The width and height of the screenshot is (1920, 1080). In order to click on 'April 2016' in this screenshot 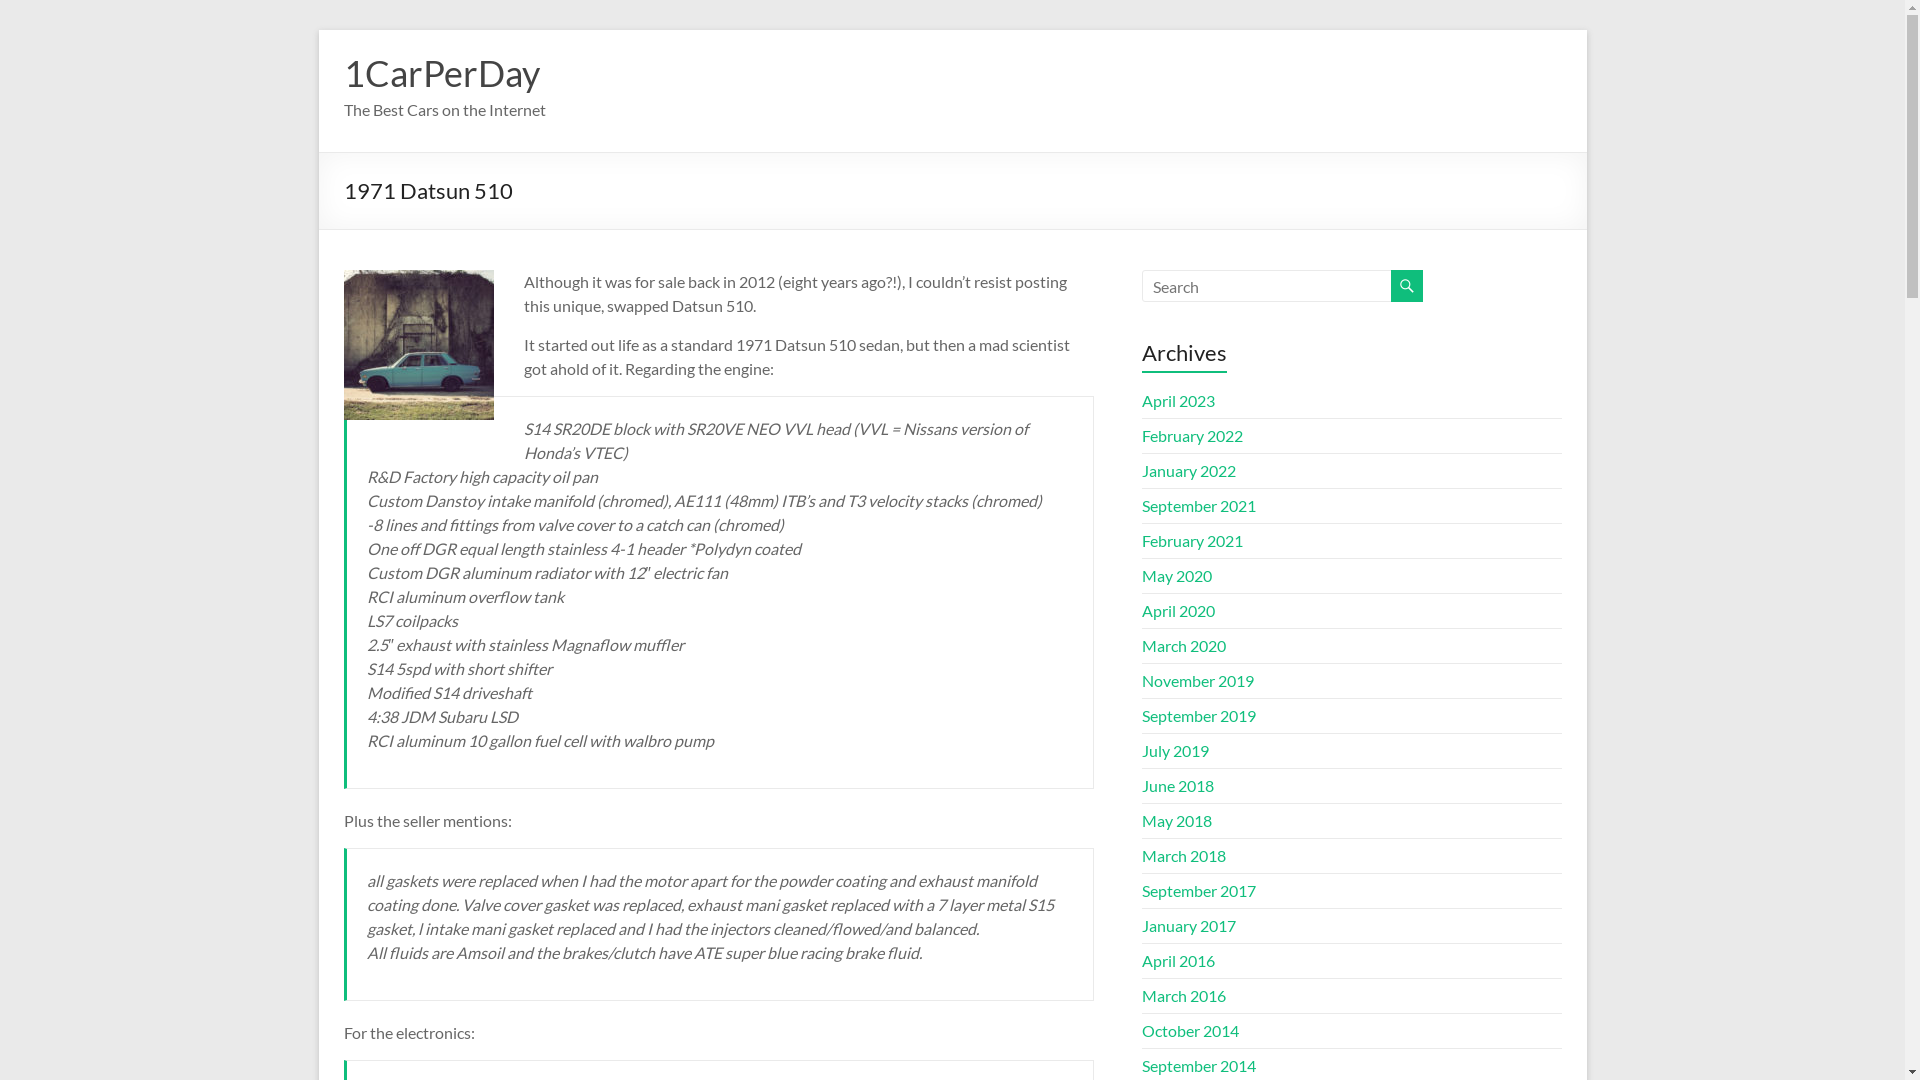, I will do `click(1178, 959)`.